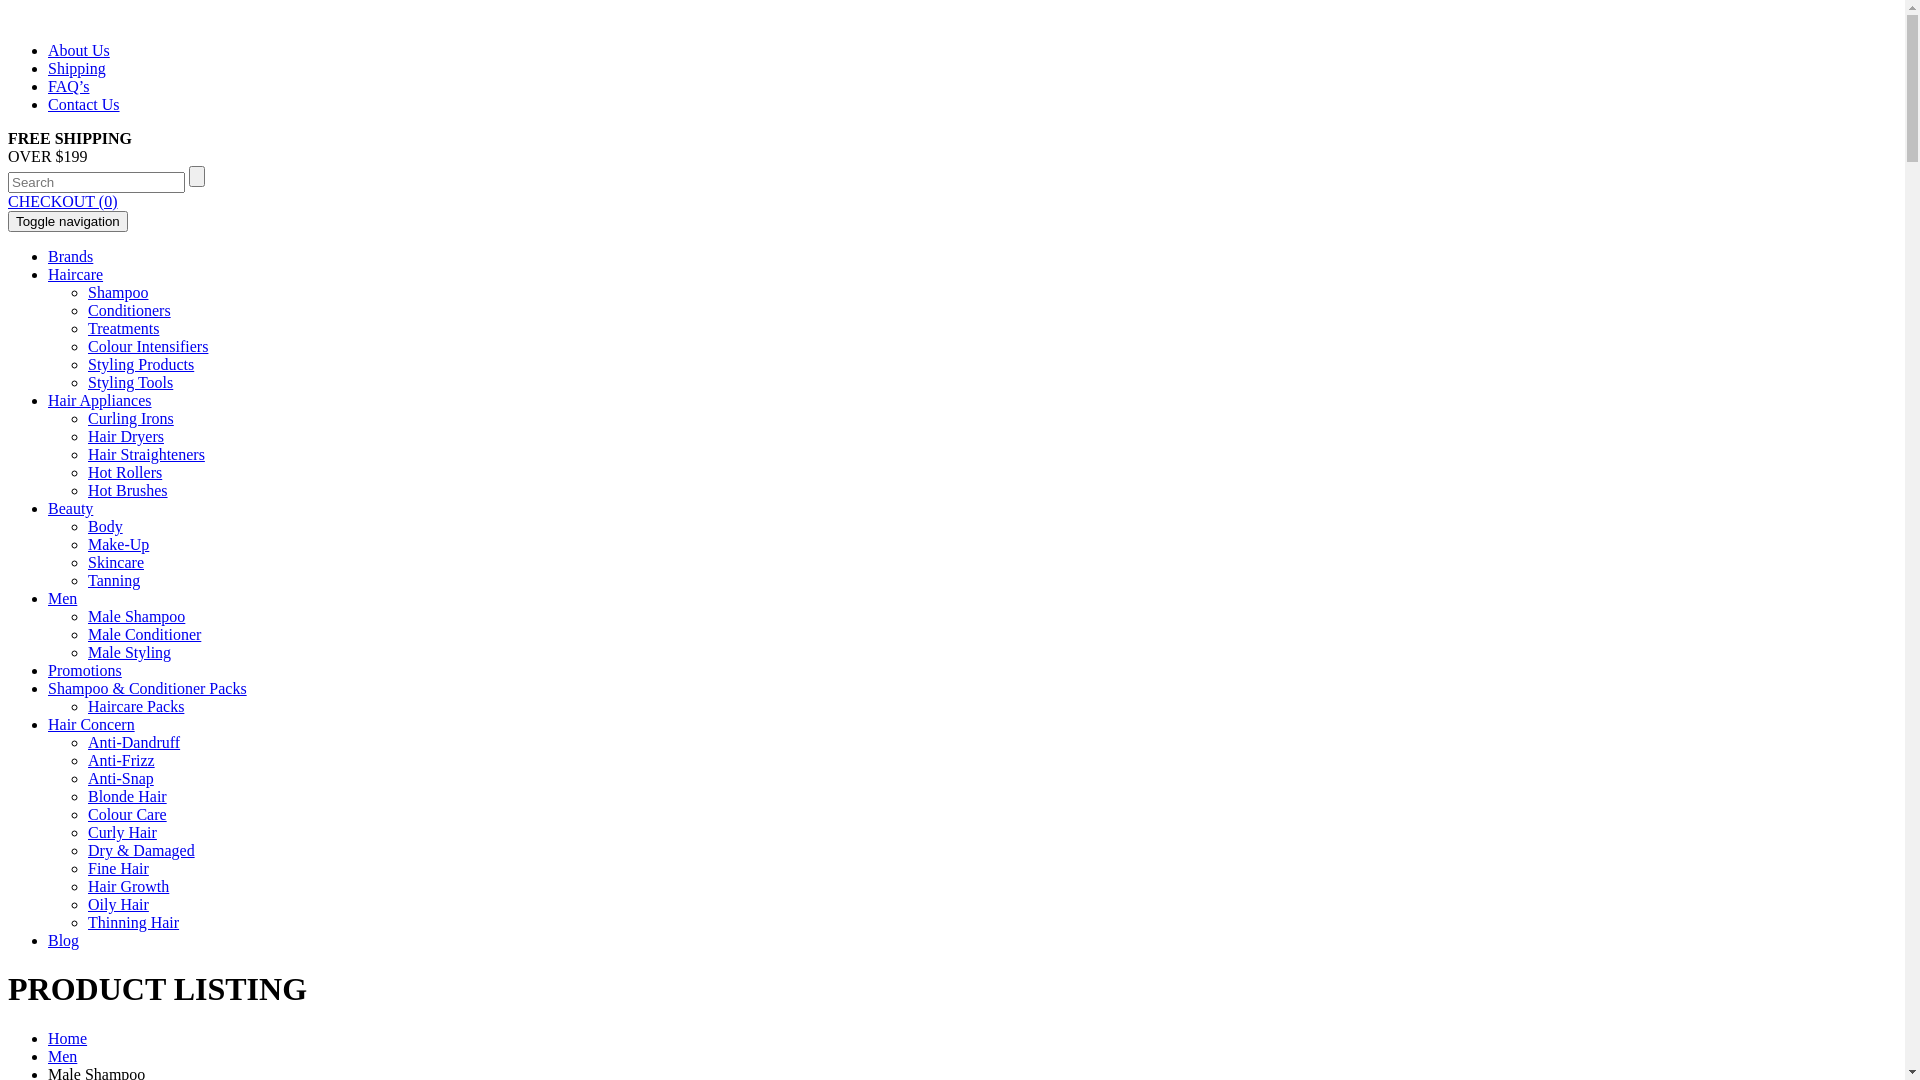 This screenshot has width=1920, height=1080. What do you see at coordinates (48, 274) in the screenshot?
I see `'Haircare'` at bounding box center [48, 274].